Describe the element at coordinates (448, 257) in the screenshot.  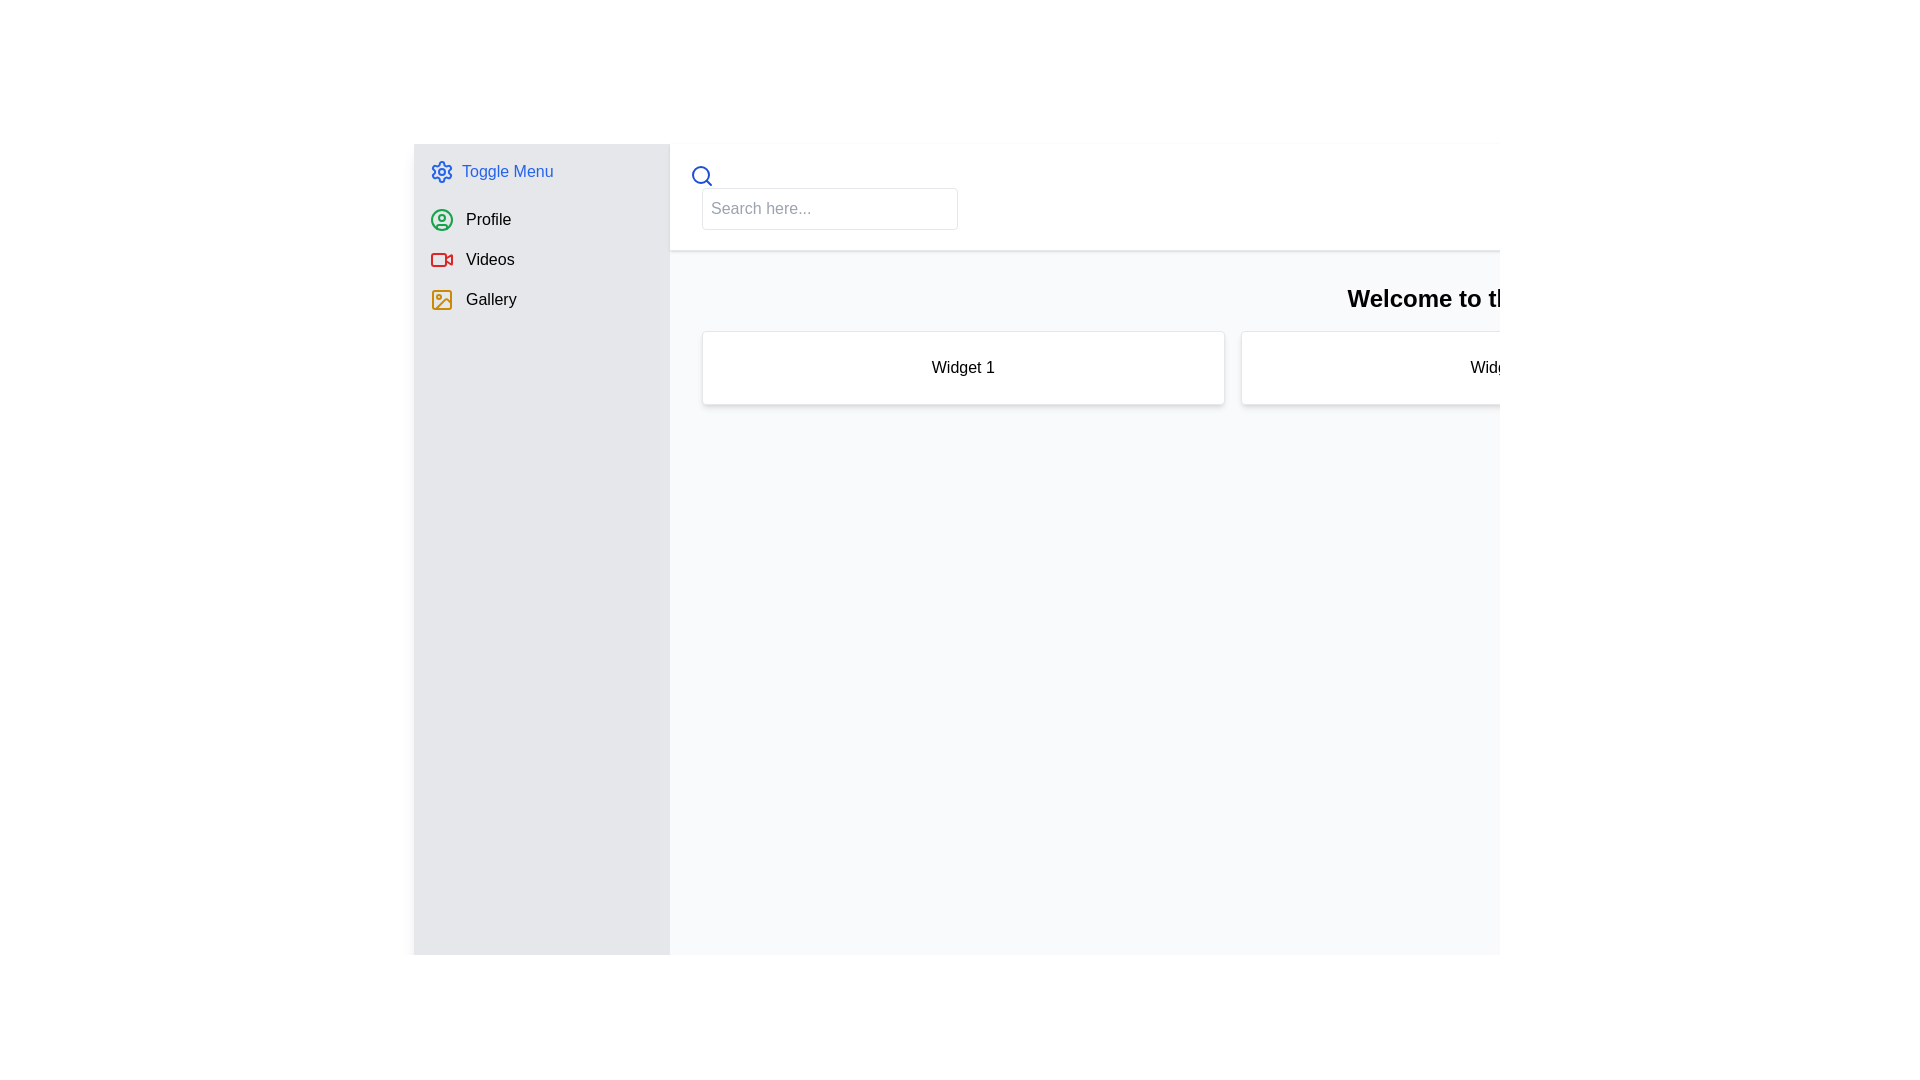
I see `the triangular play button icon within the red rectangle in the sidebar` at that location.